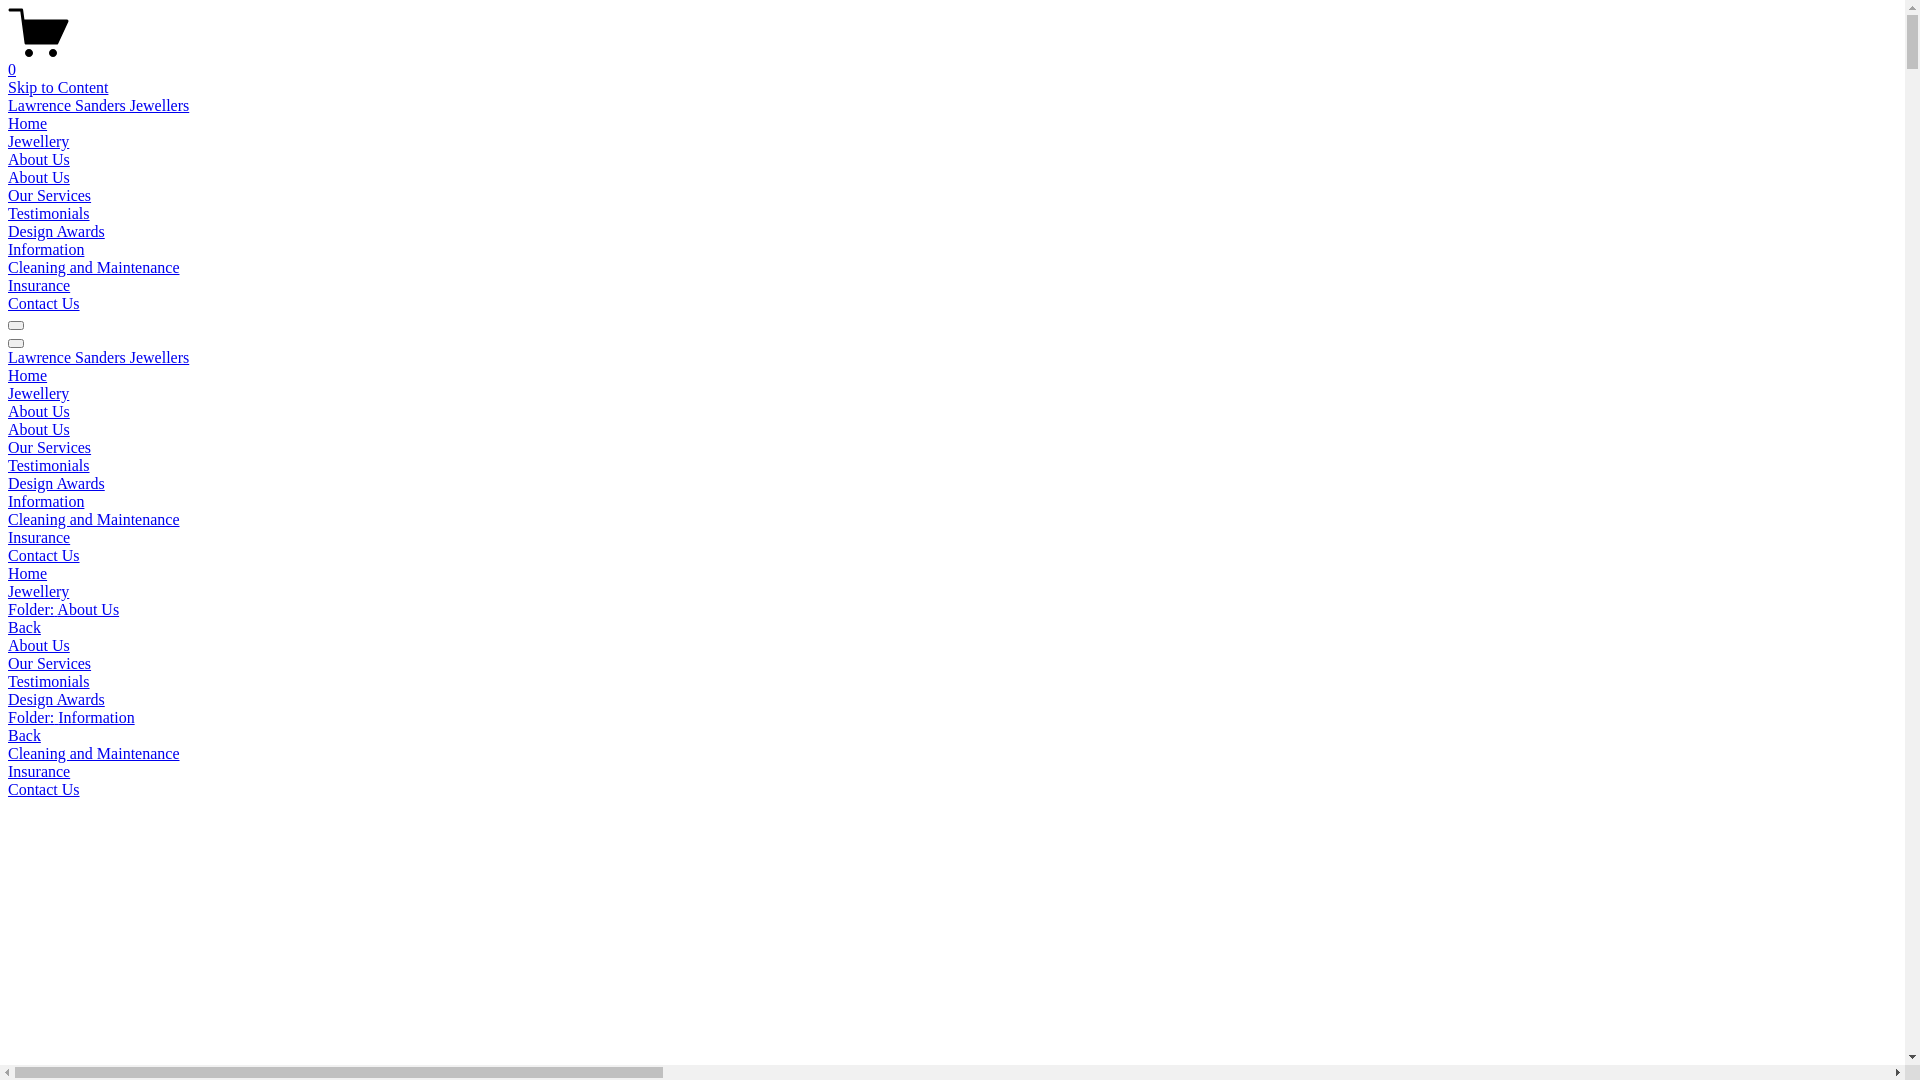  I want to click on 'Contact Us', so click(951, 789).